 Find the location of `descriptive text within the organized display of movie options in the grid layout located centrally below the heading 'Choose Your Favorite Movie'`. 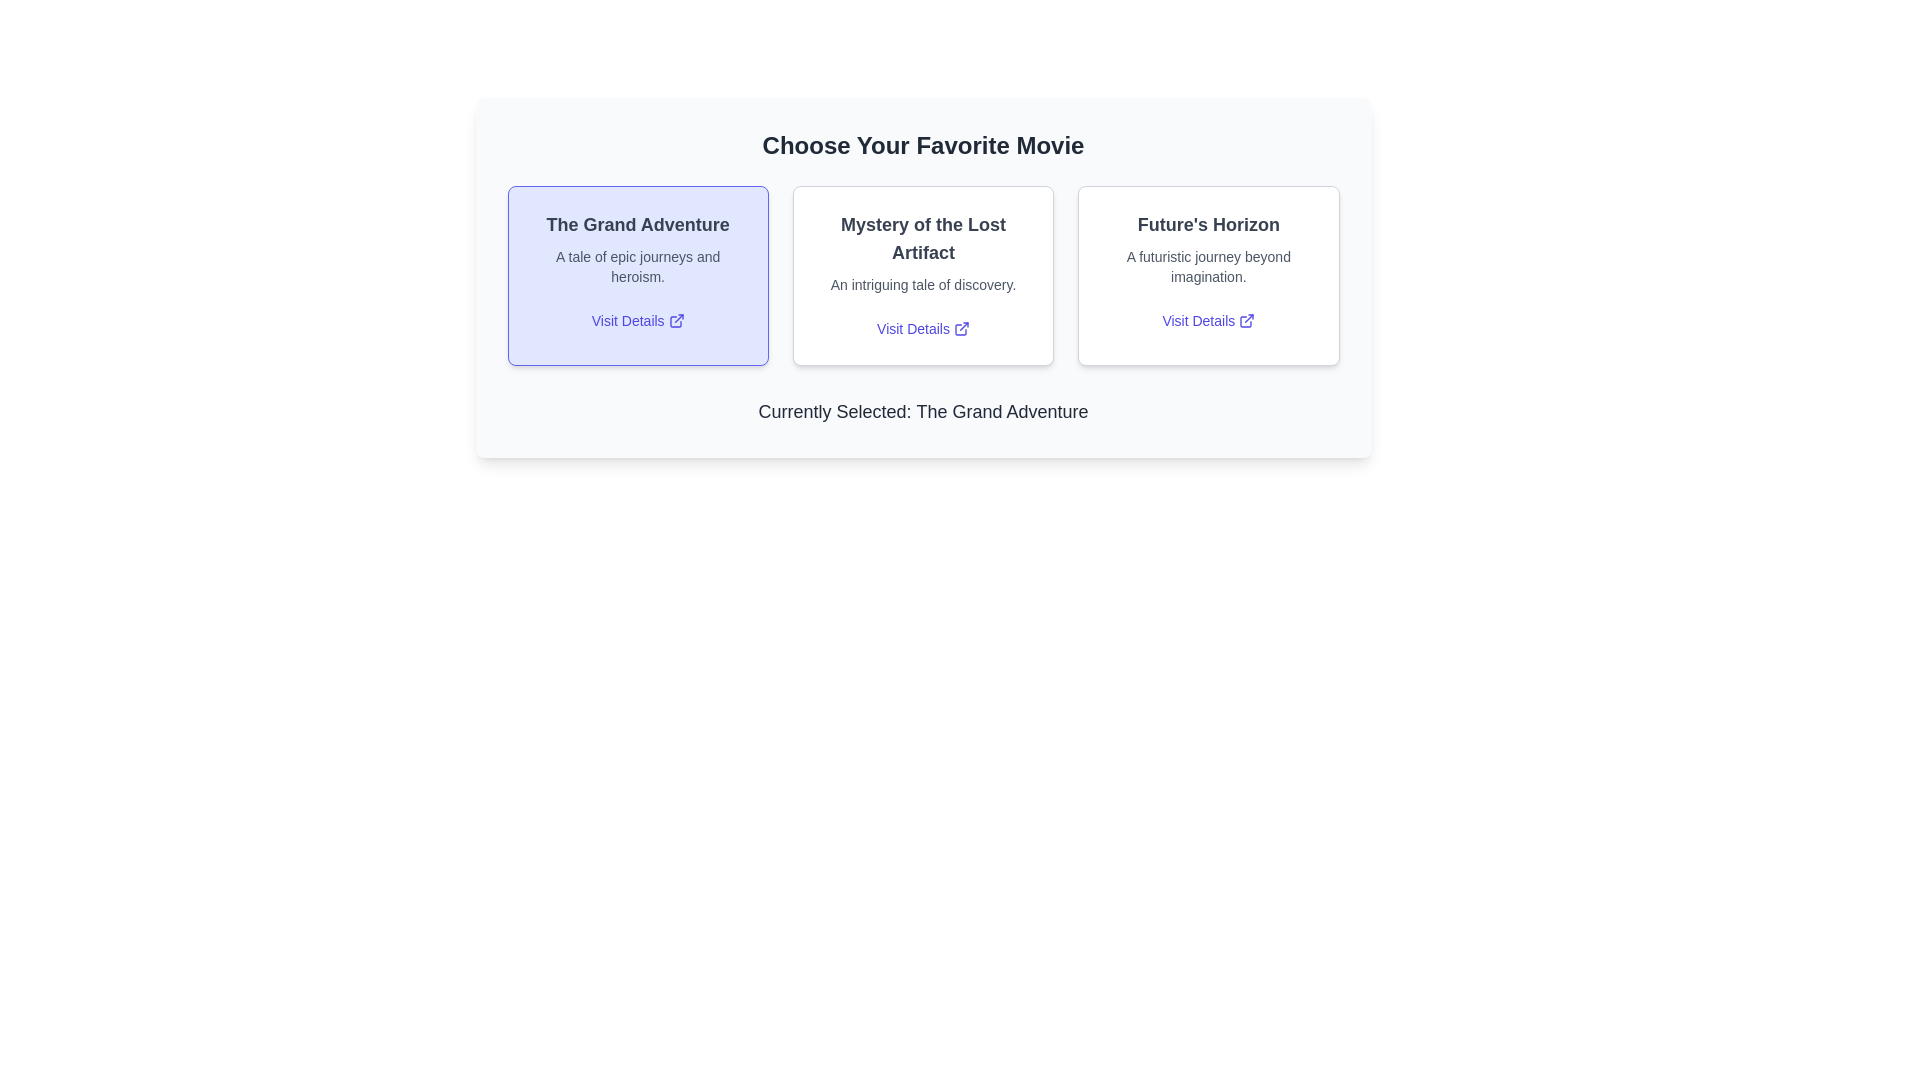

descriptive text within the organized display of movie options in the grid layout located centrally below the heading 'Choose Your Favorite Movie' is located at coordinates (922, 276).